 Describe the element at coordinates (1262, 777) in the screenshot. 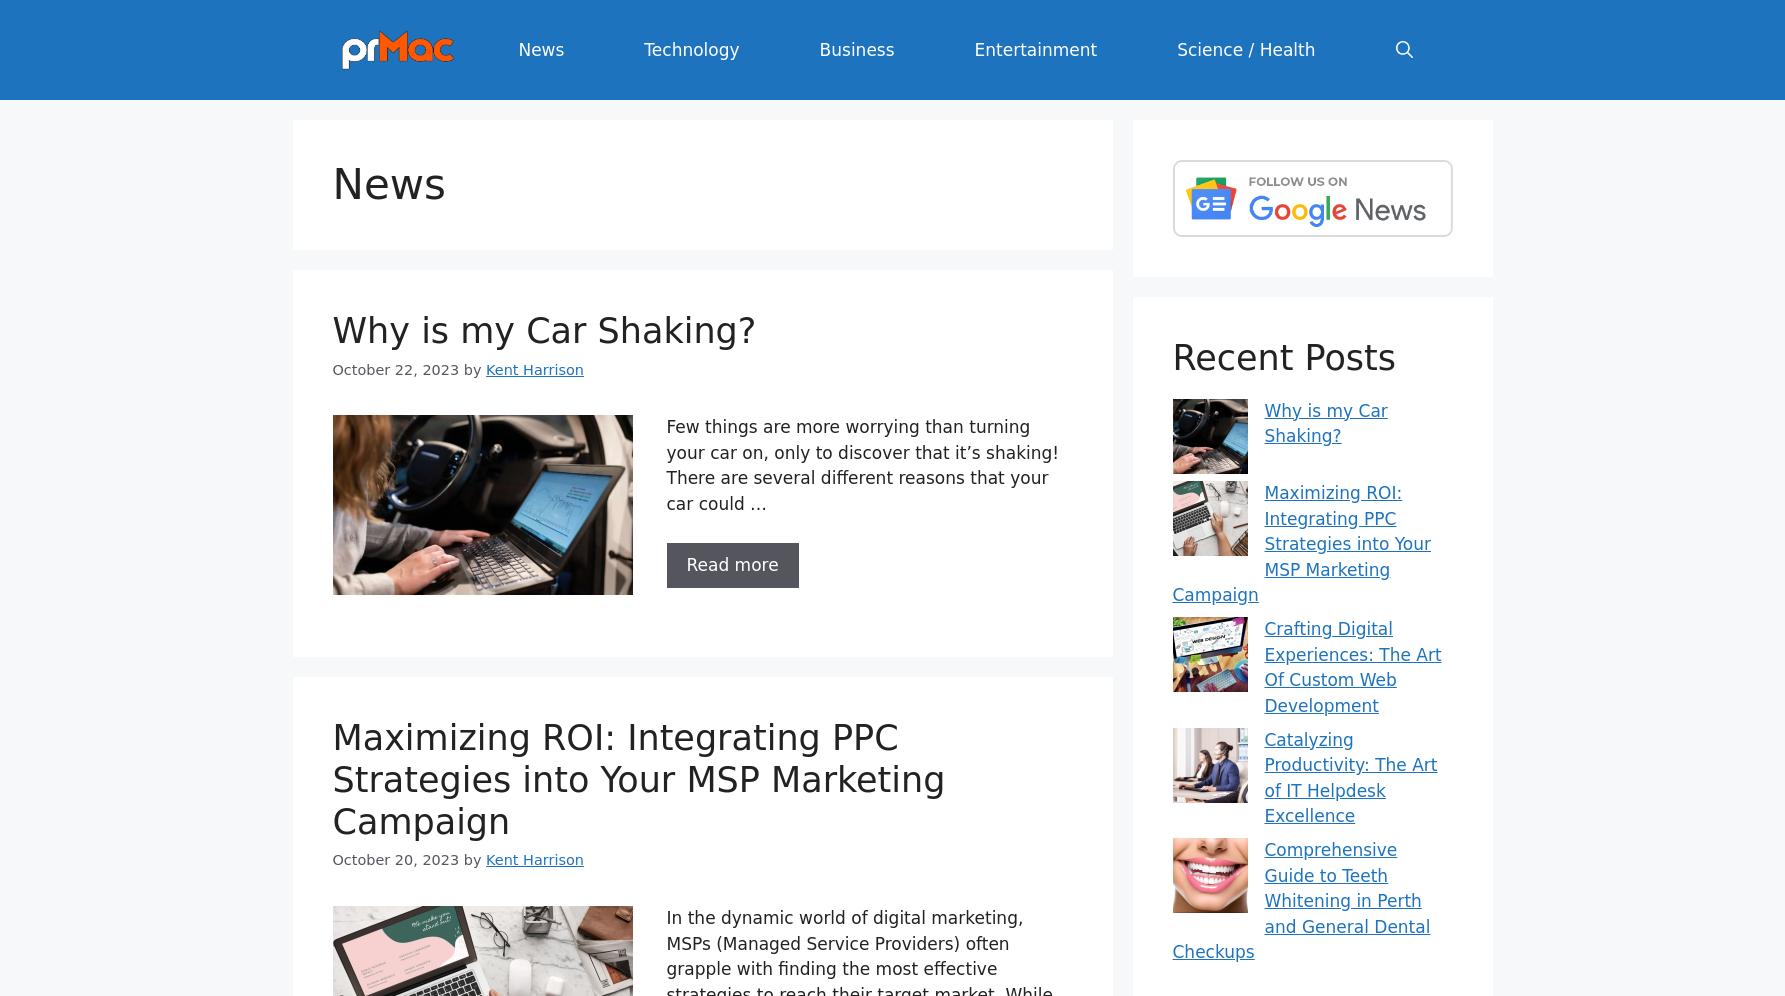

I see `'Catalyzing Productivity: The Art of IT Helpdesk Excellence'` at that location.